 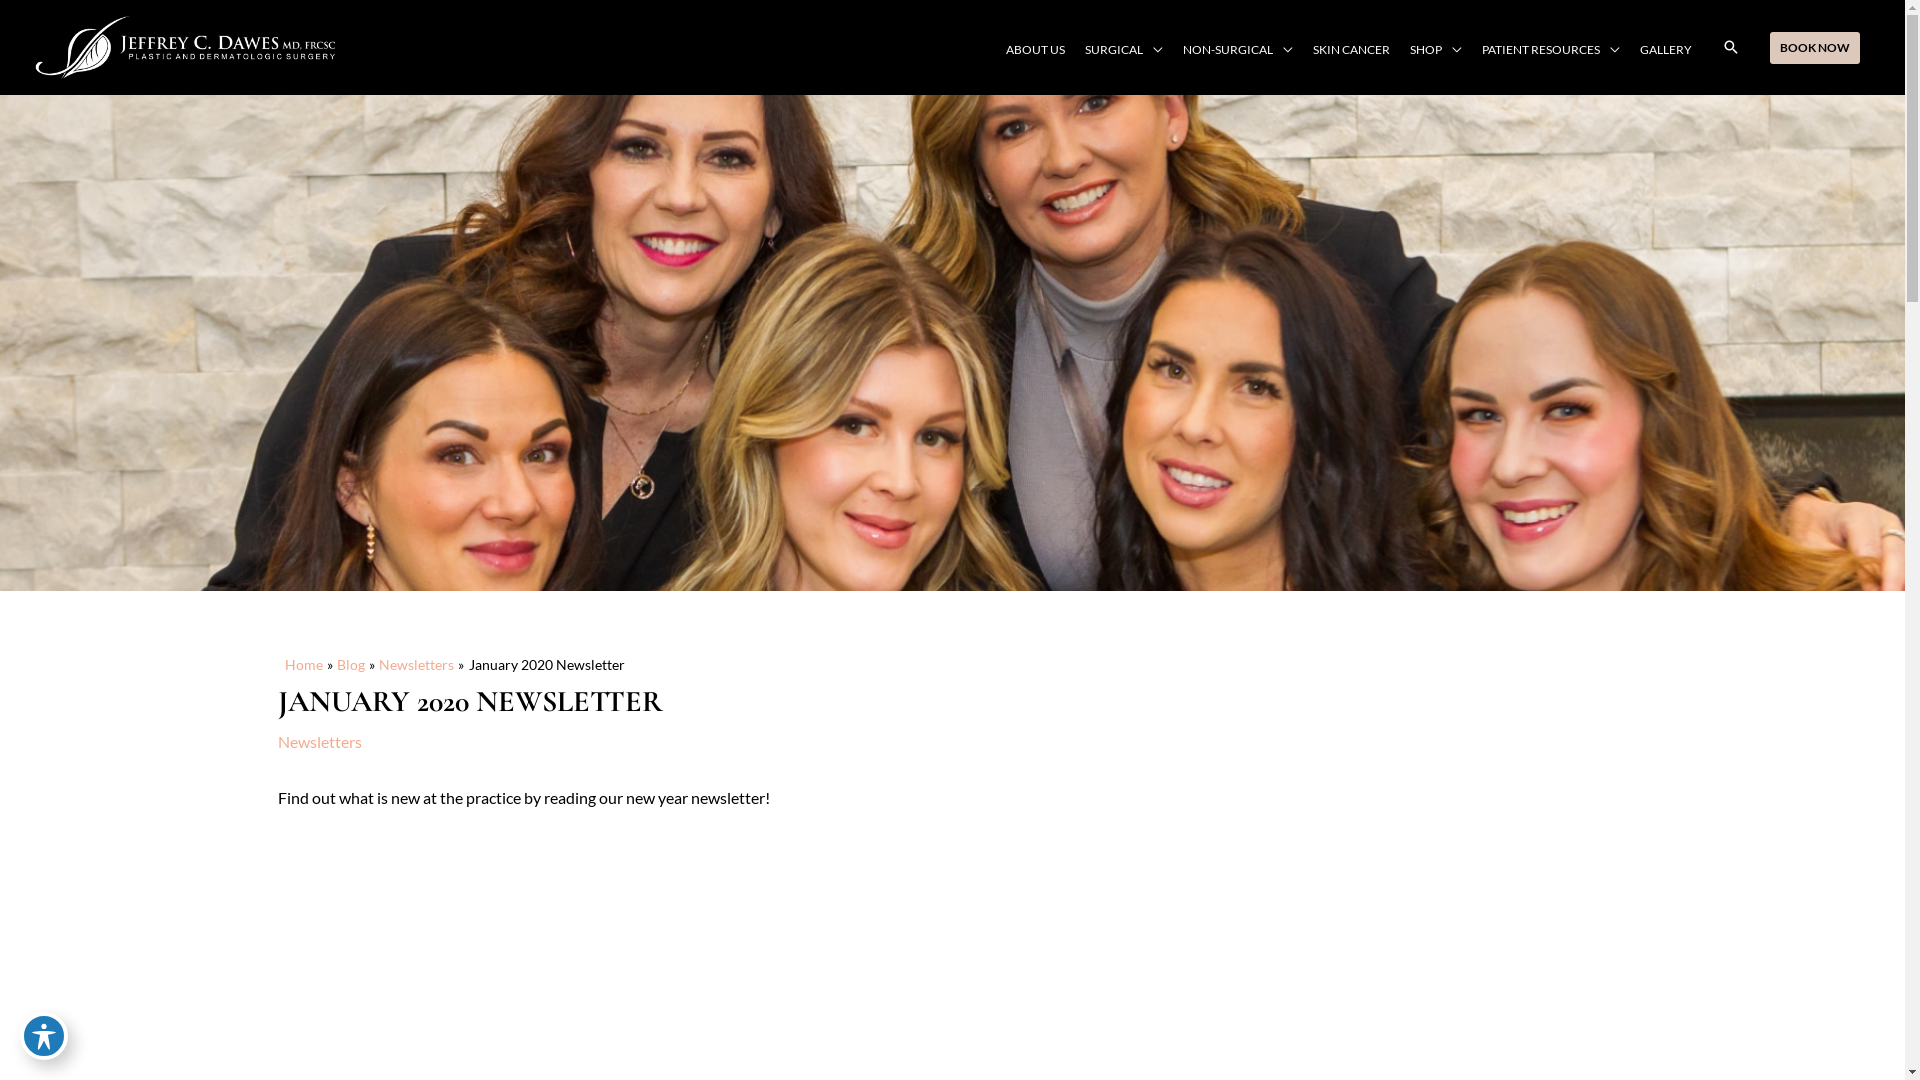 I want to click on 'BOOK NOW', so click(x=1814, y=46).